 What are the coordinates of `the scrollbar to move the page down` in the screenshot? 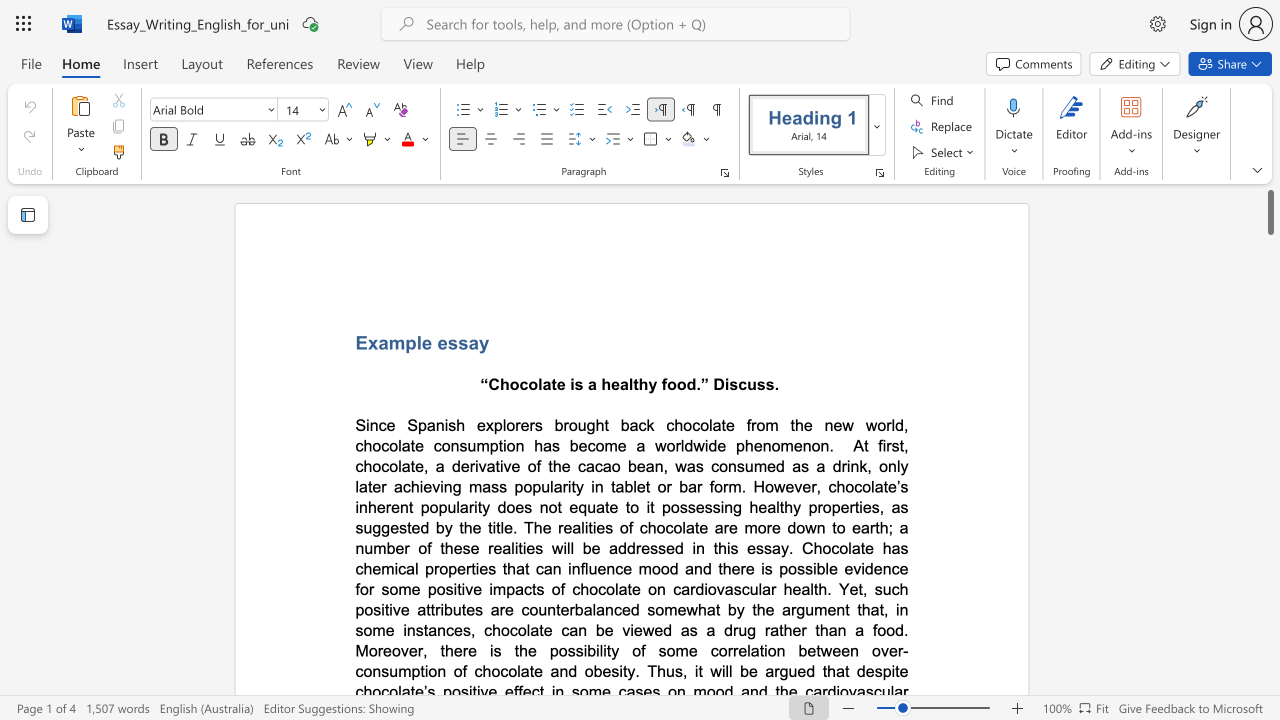 It's located at (1269, 580).